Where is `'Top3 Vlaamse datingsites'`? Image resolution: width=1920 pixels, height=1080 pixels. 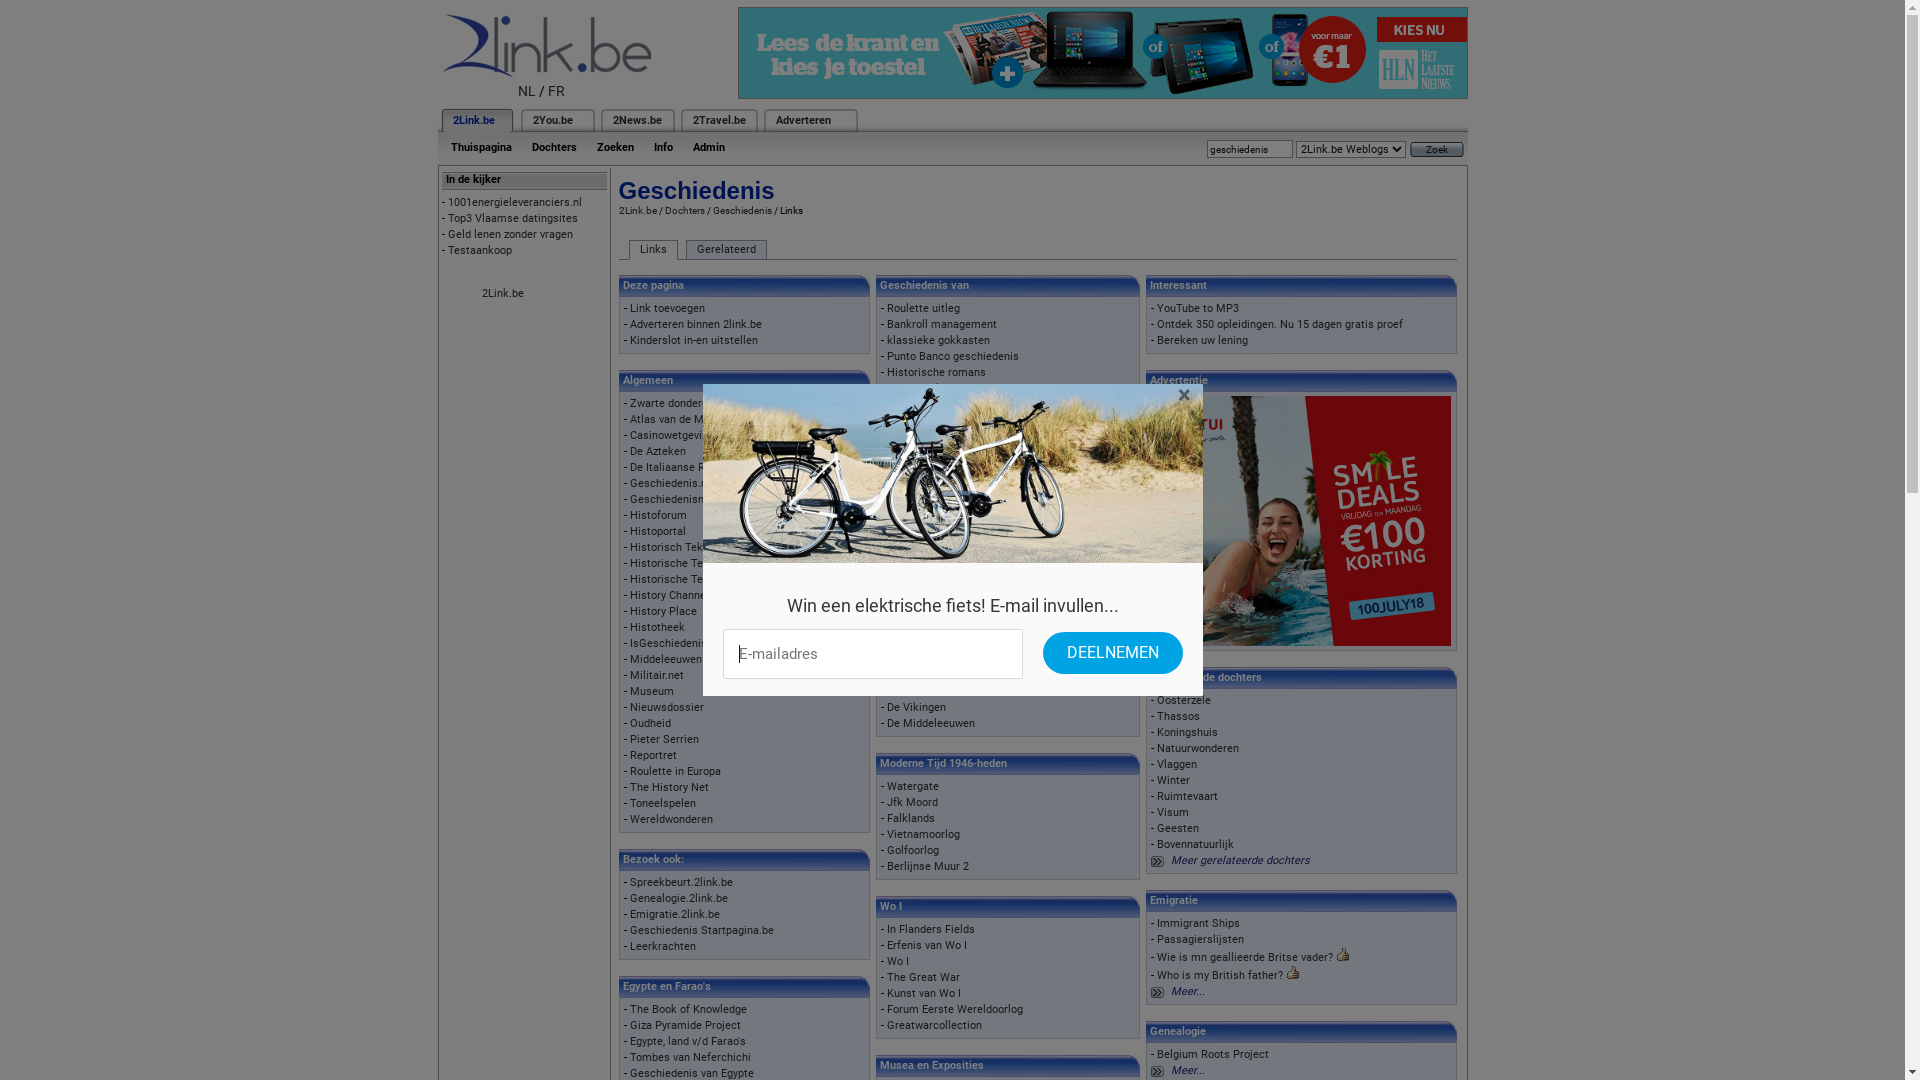
'Top3 Vlaamse datingsites' is located at coordinates (513, 218).